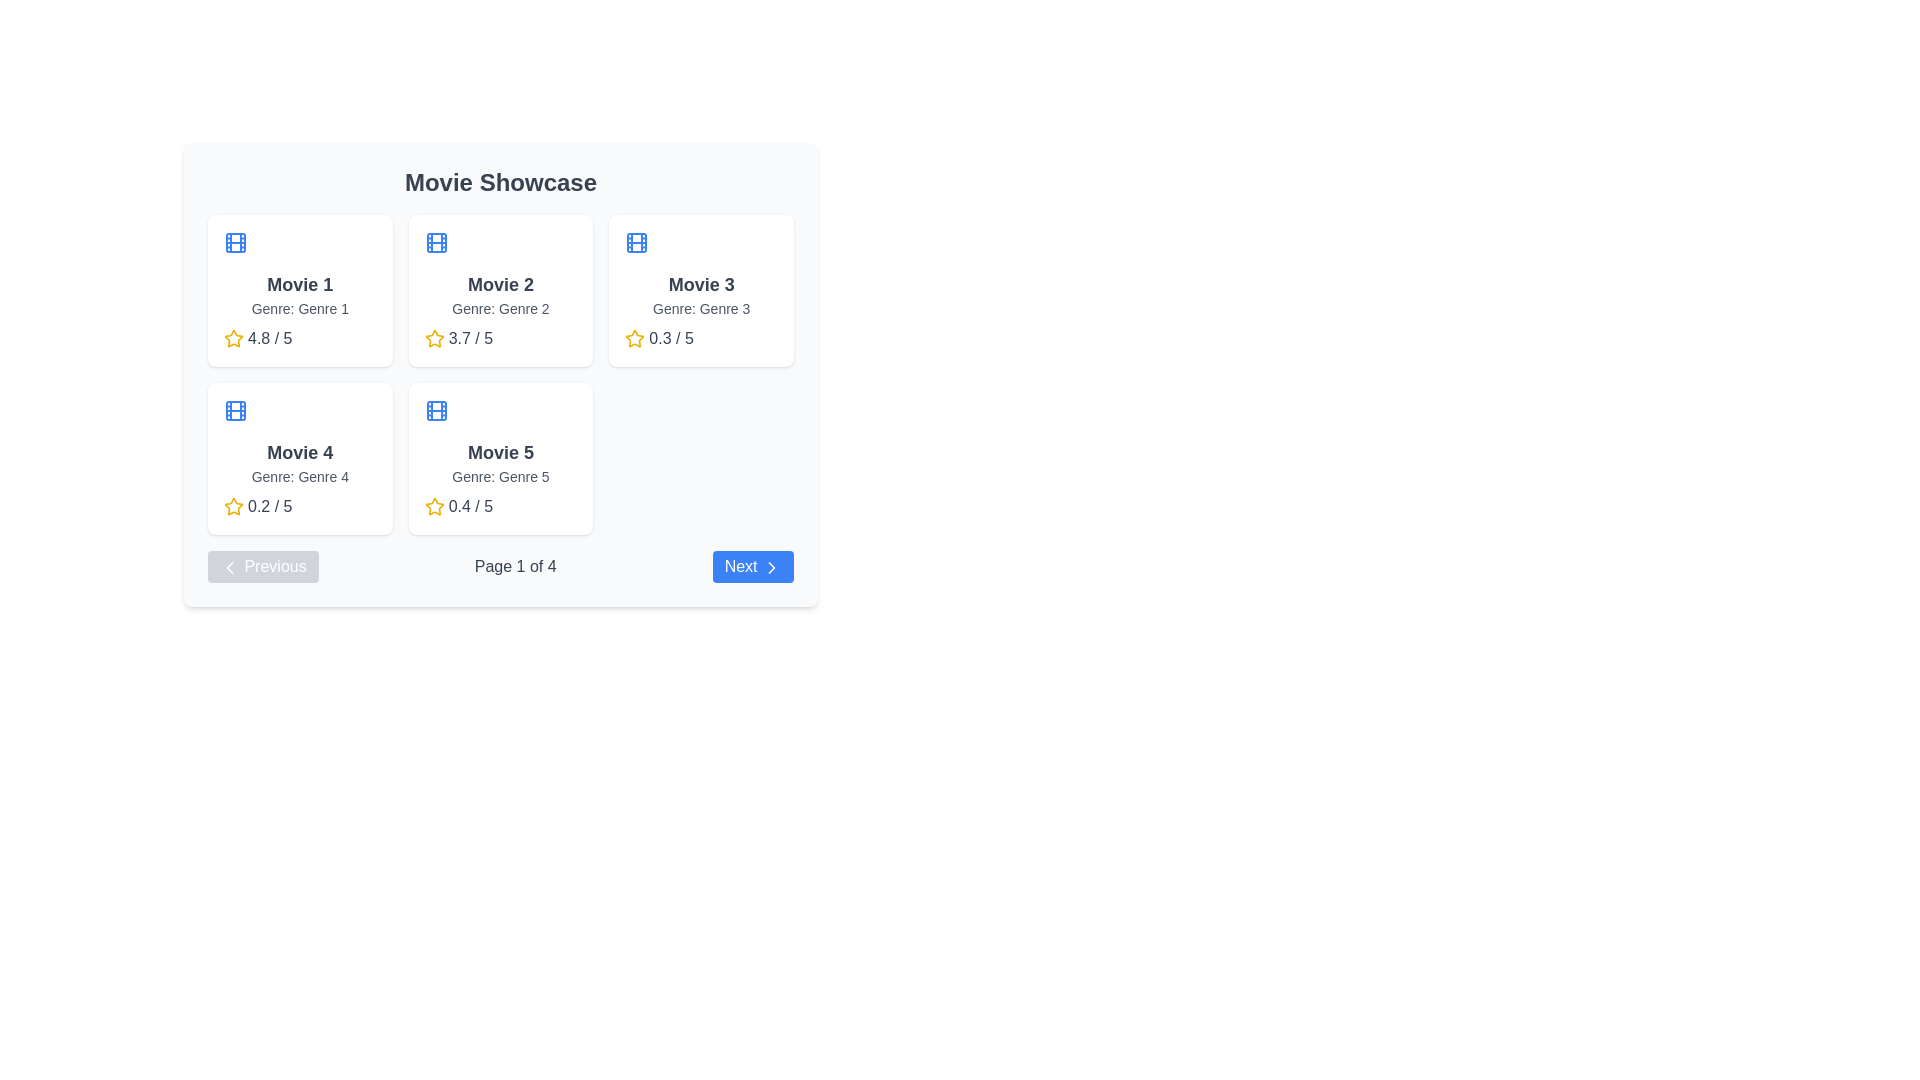  What do you see at coordinates (701, 308) in the screenshot?
I see `the text label 'Genre: Genre 3', which is styled in gray and positioned below the title 'Movie 3'` at bounding box center [701, 308].